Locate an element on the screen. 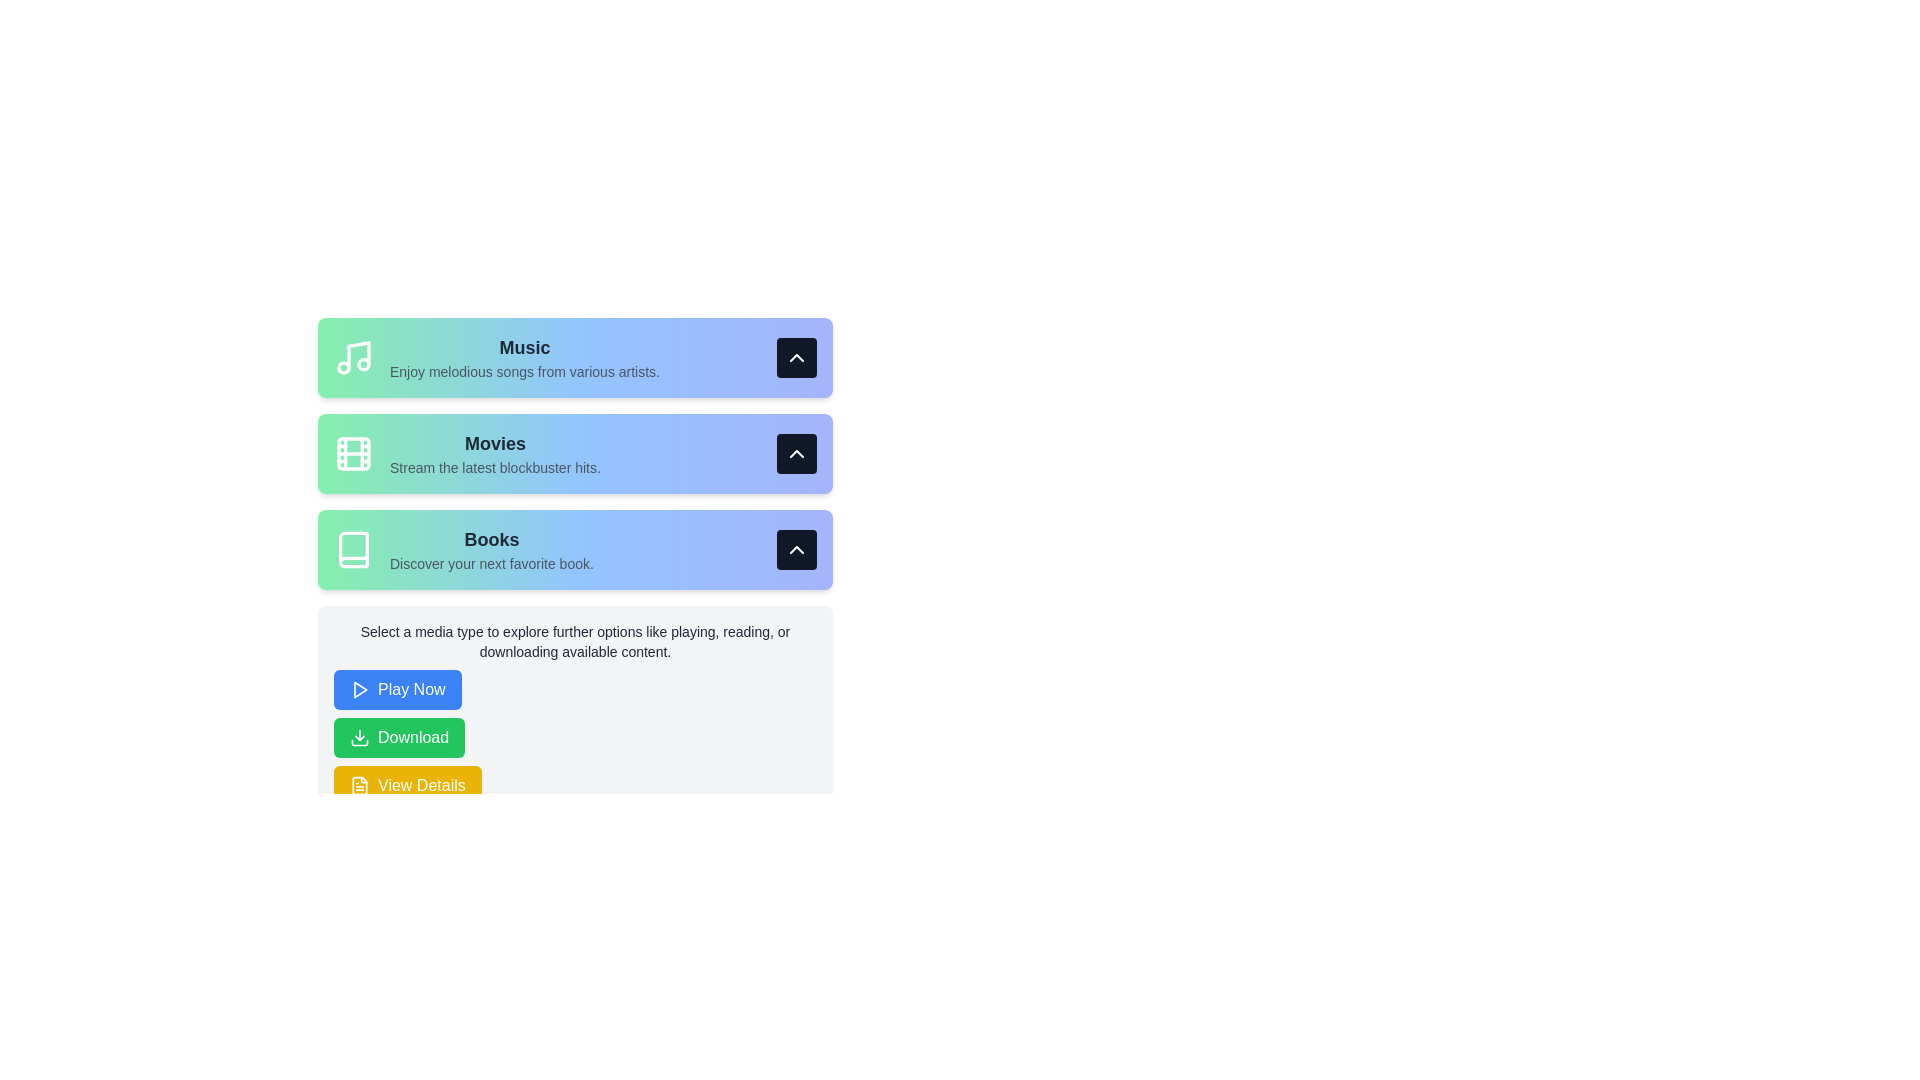 Image resolution: width=1920 pixels, height=1080 pixels. the Decorative SVG rectangle within the filmstrip icon, which is located centrally adjacent to the 'Movies' text label among the buttons labeled 'Music,' 'Movies,' and 'Books.' is located at coordinates (354, 454).